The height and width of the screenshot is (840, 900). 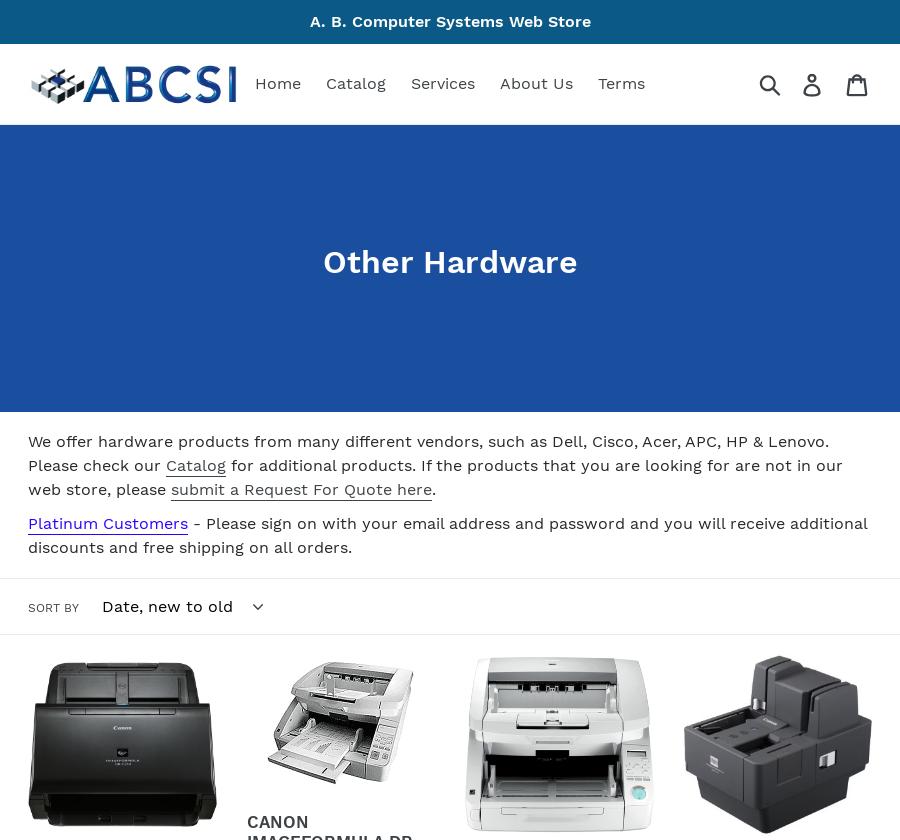 I want to click on 'Sort by', so click(x=26, y=606).